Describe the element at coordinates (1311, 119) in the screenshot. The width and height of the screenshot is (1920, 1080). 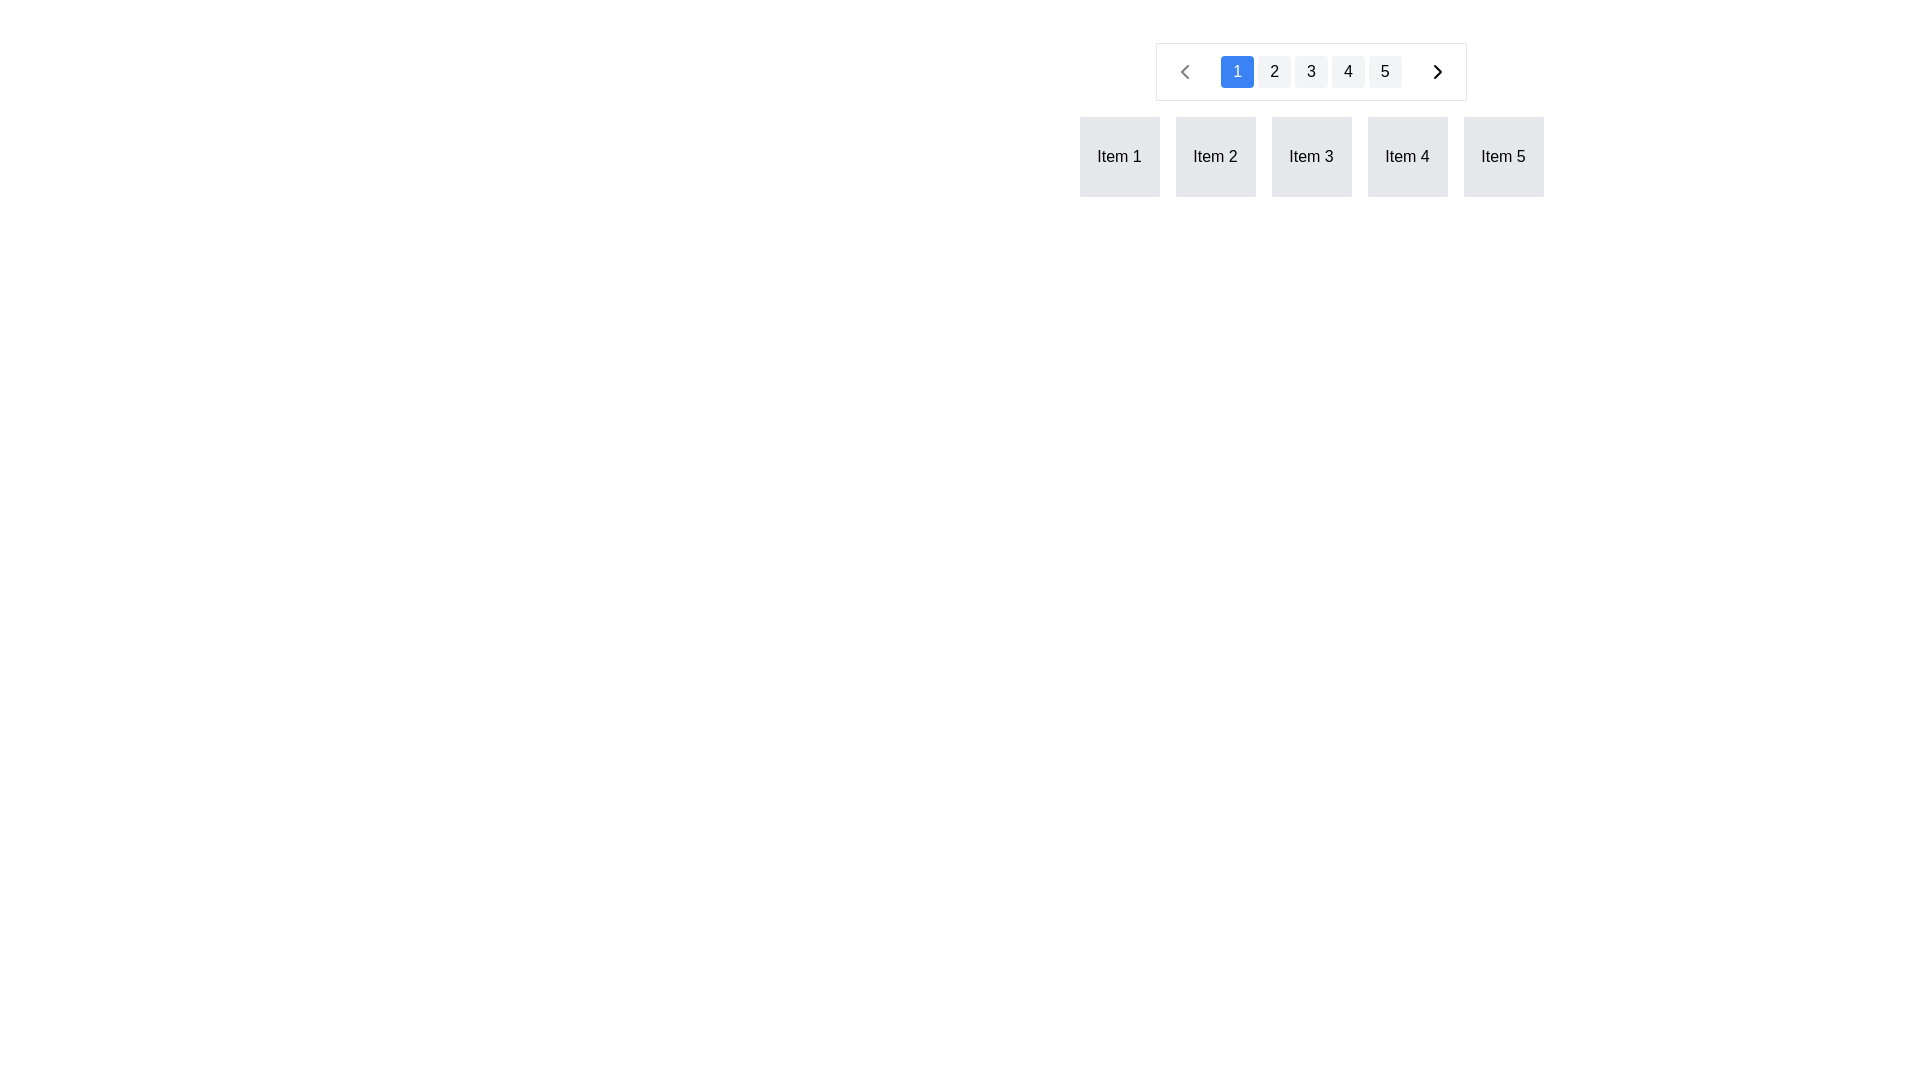
I see `the third interactive card in the horizontal arrangement` at that location.